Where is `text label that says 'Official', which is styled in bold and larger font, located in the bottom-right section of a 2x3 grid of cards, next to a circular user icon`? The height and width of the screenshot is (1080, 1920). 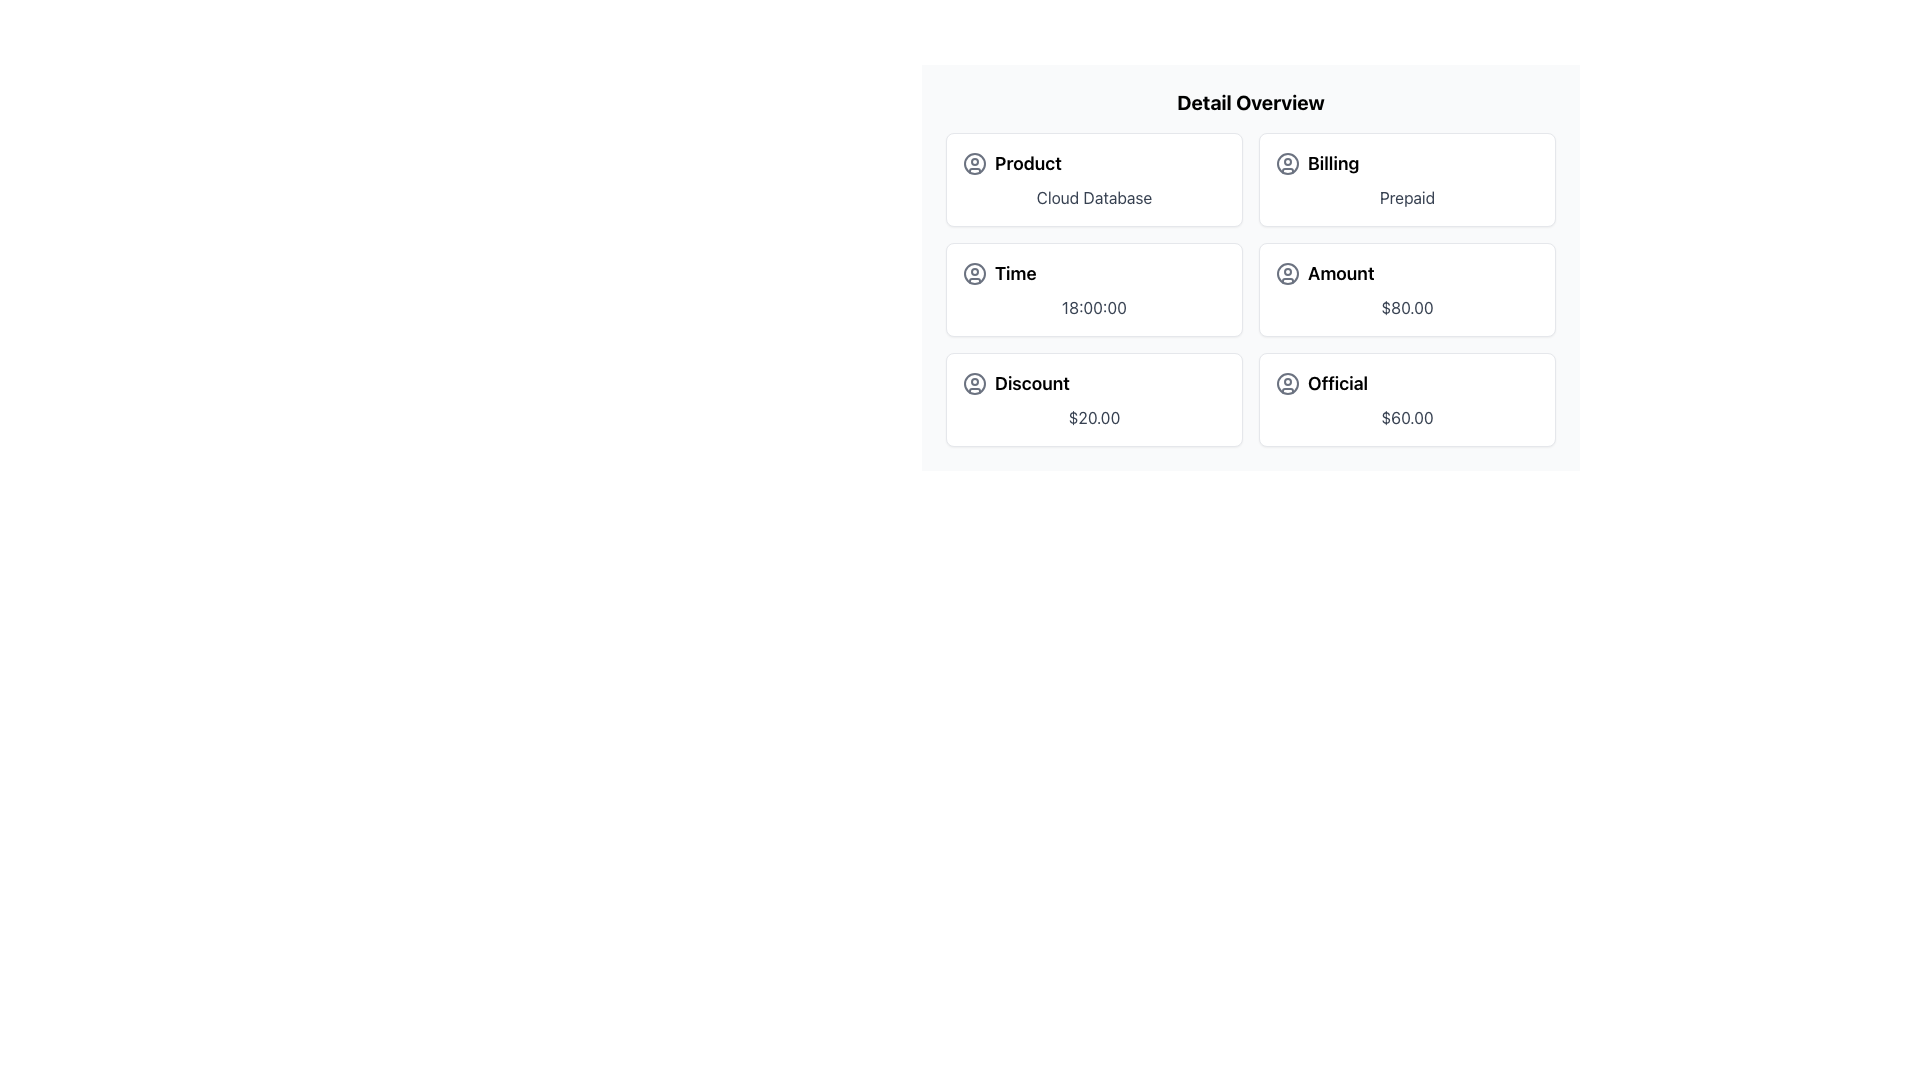 text label that says 'Official', which is styled in bold and larger font, located in the bottom-right section of a 2x3 grid of cards, next to a circular user icon is located at coordinates (1338, 384).